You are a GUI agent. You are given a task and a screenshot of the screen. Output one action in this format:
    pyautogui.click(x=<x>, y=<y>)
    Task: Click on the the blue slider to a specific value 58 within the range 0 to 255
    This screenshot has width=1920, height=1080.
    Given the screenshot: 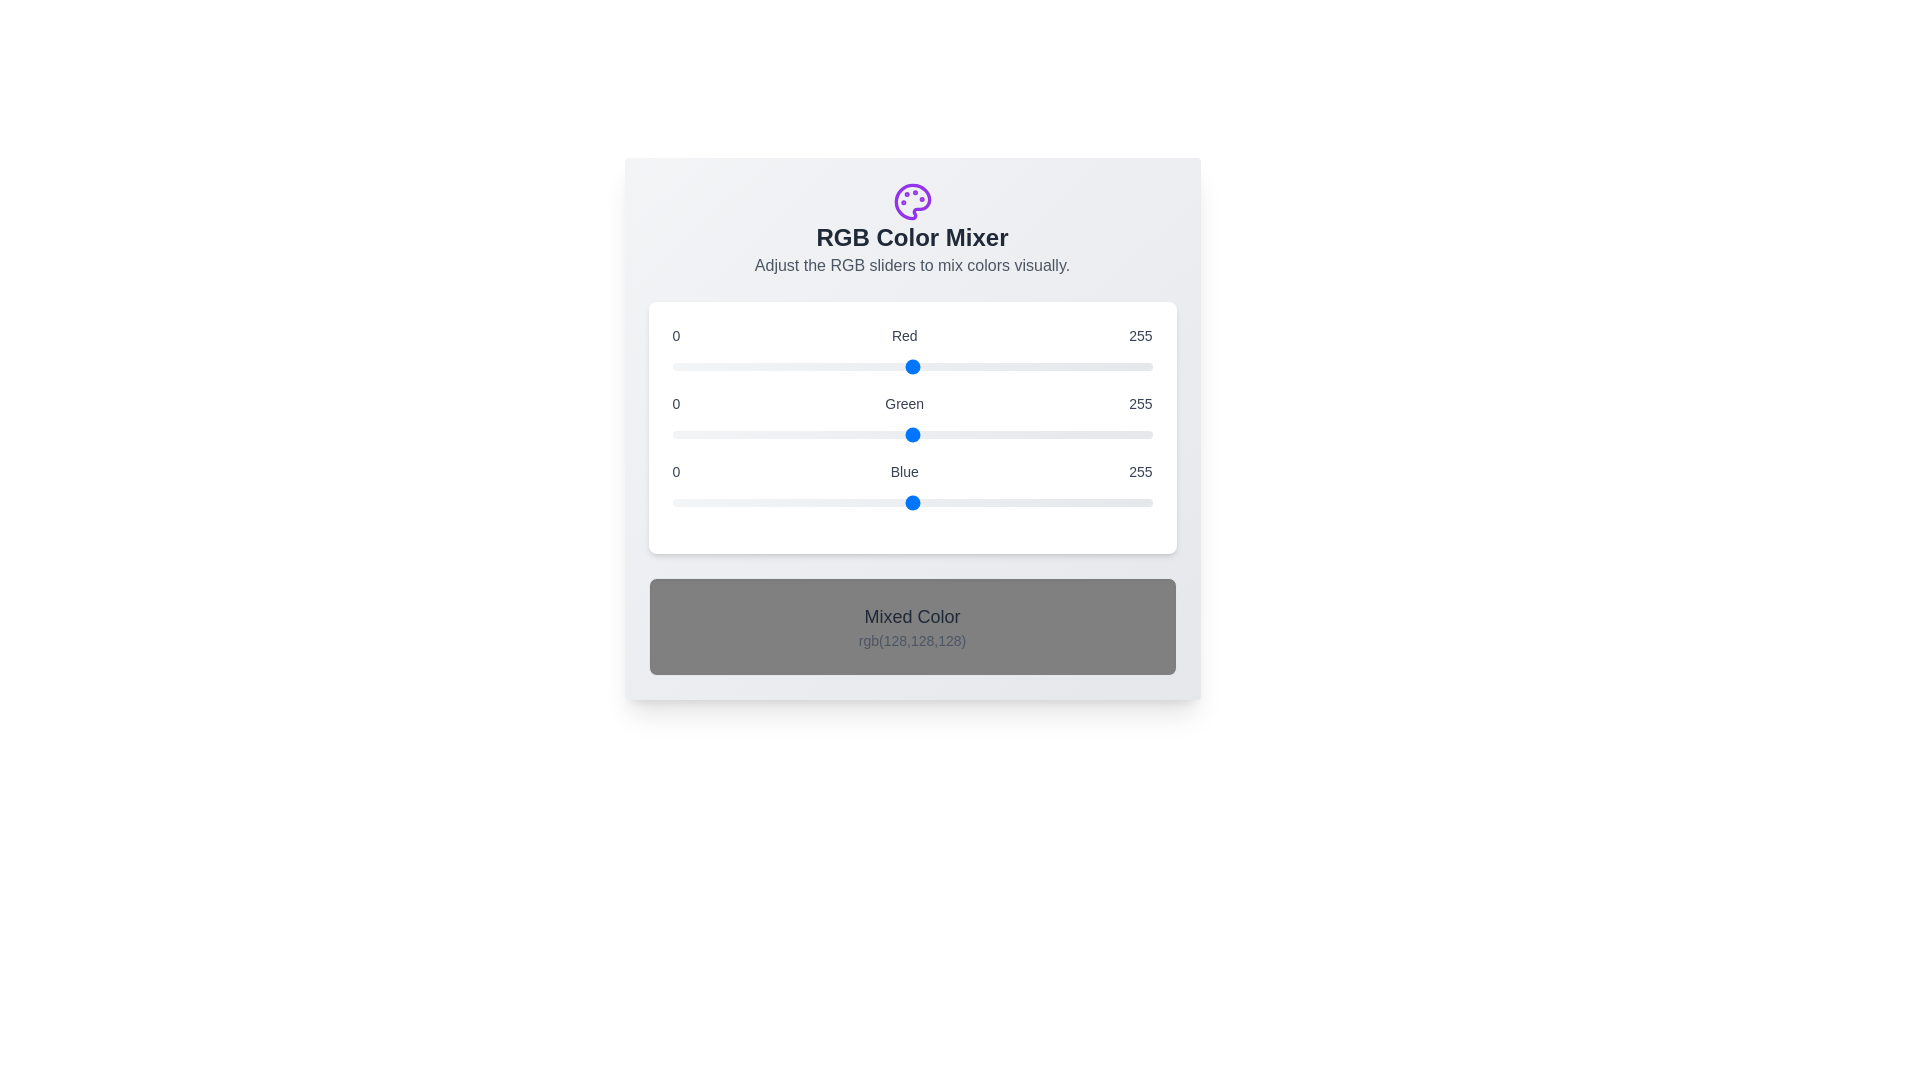 What is the action you would take?
    pyautogui.click(x=780, y=501)
    